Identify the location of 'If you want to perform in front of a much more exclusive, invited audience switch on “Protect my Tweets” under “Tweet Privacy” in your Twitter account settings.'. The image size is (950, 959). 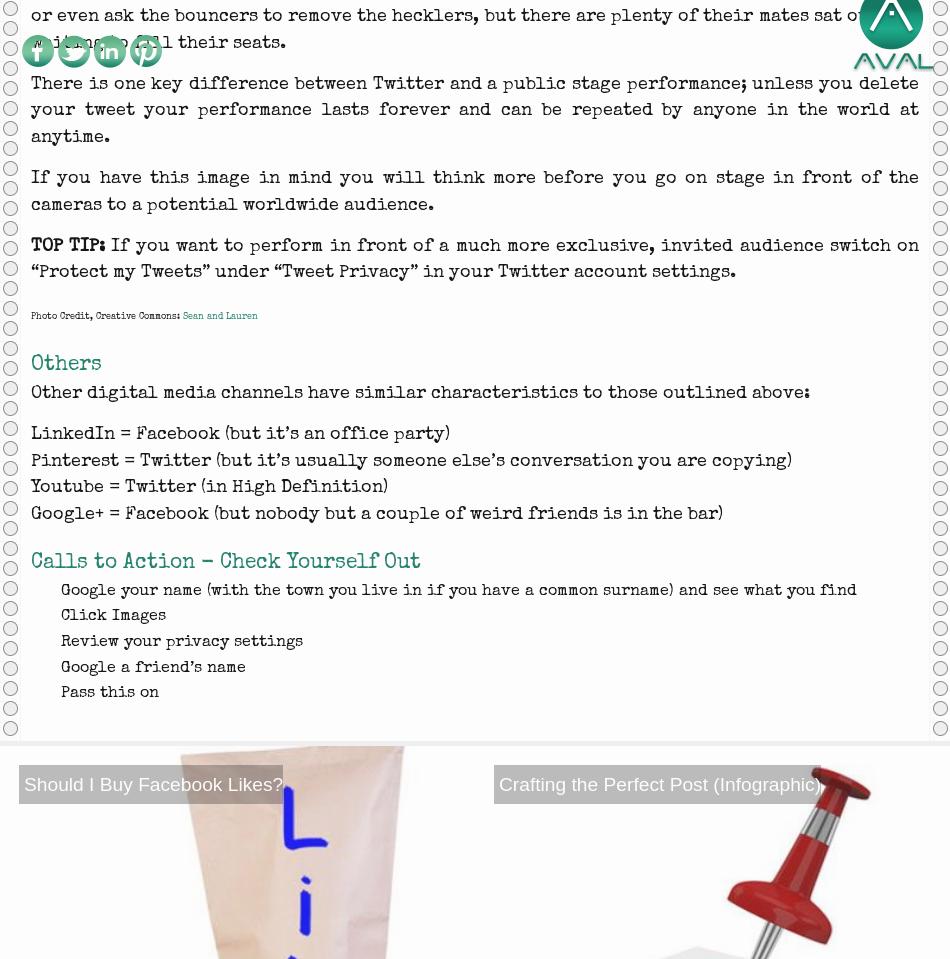
(475, 258).